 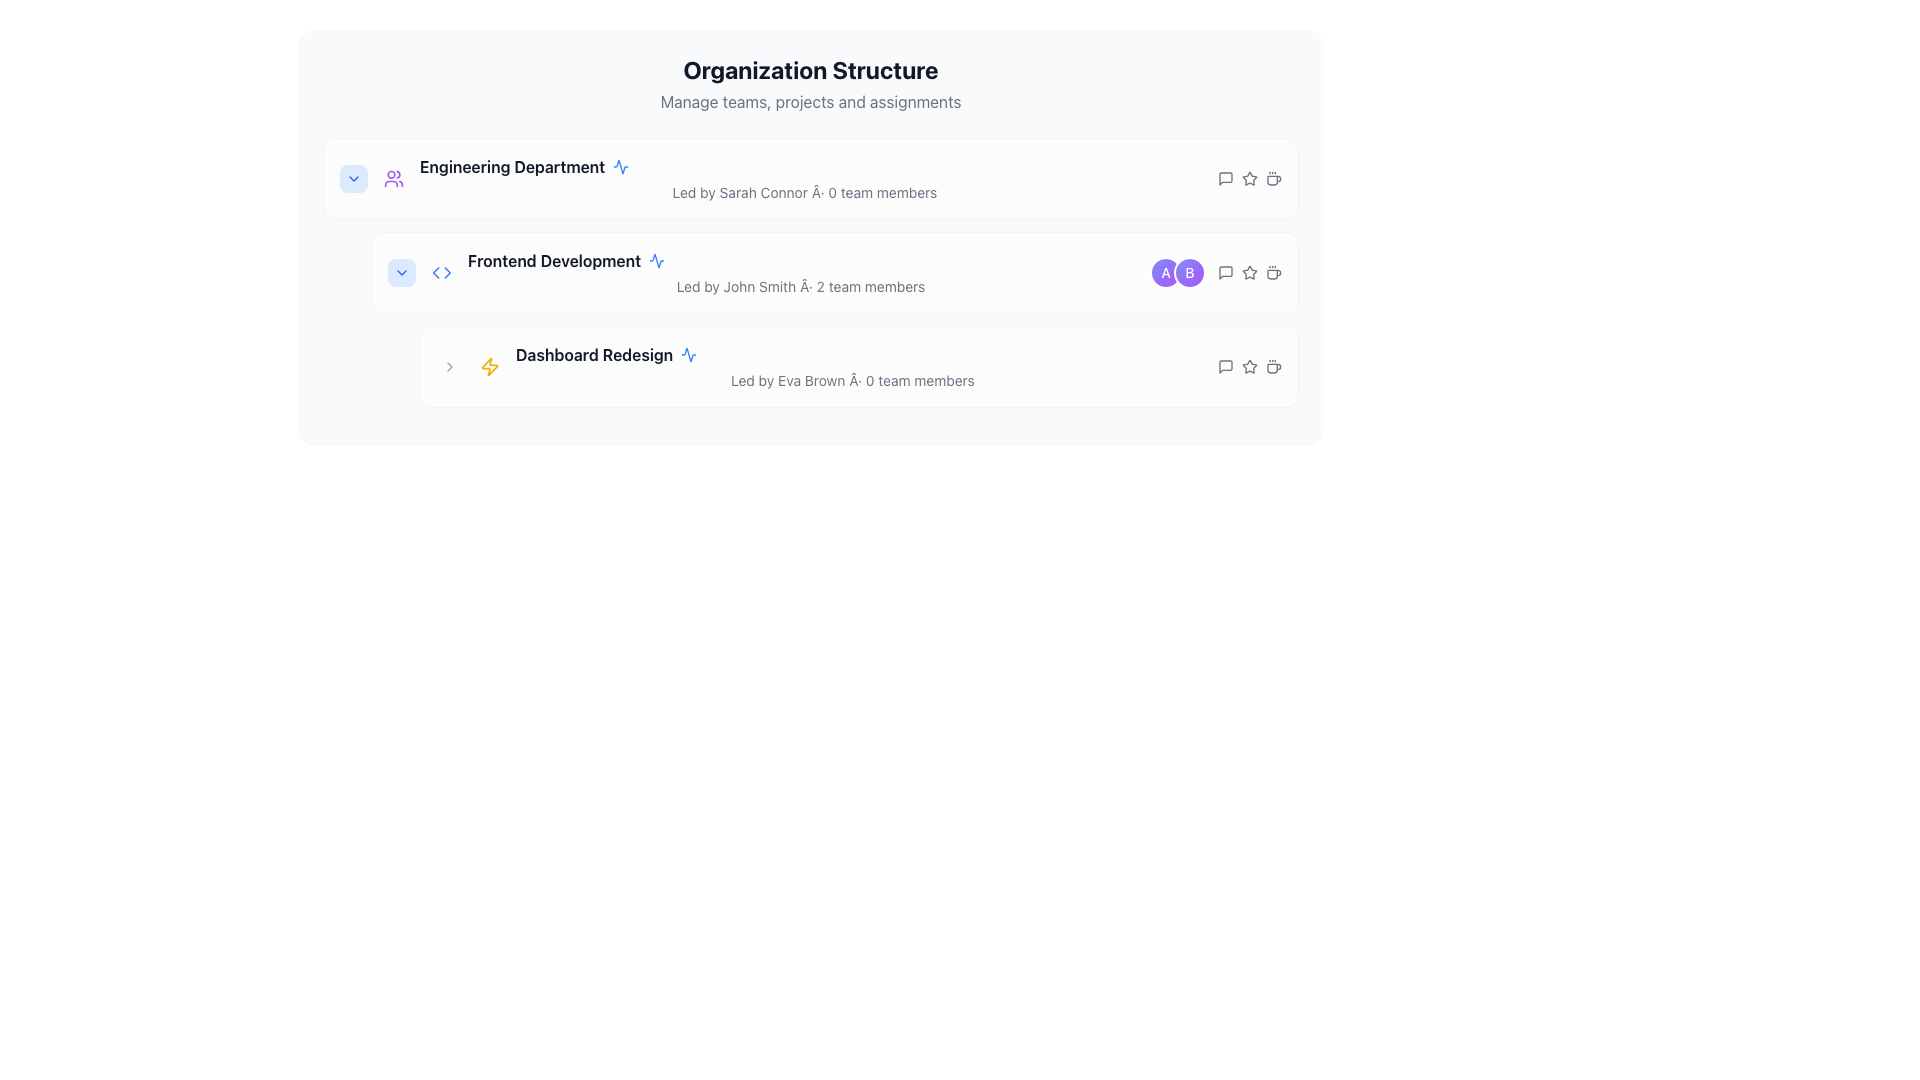 What do you see at coordinates (1224, 177) in the screenshot?
I see `the messaging icon located within the 'Engineering Department' group item` at bounding box center [1224, 177].